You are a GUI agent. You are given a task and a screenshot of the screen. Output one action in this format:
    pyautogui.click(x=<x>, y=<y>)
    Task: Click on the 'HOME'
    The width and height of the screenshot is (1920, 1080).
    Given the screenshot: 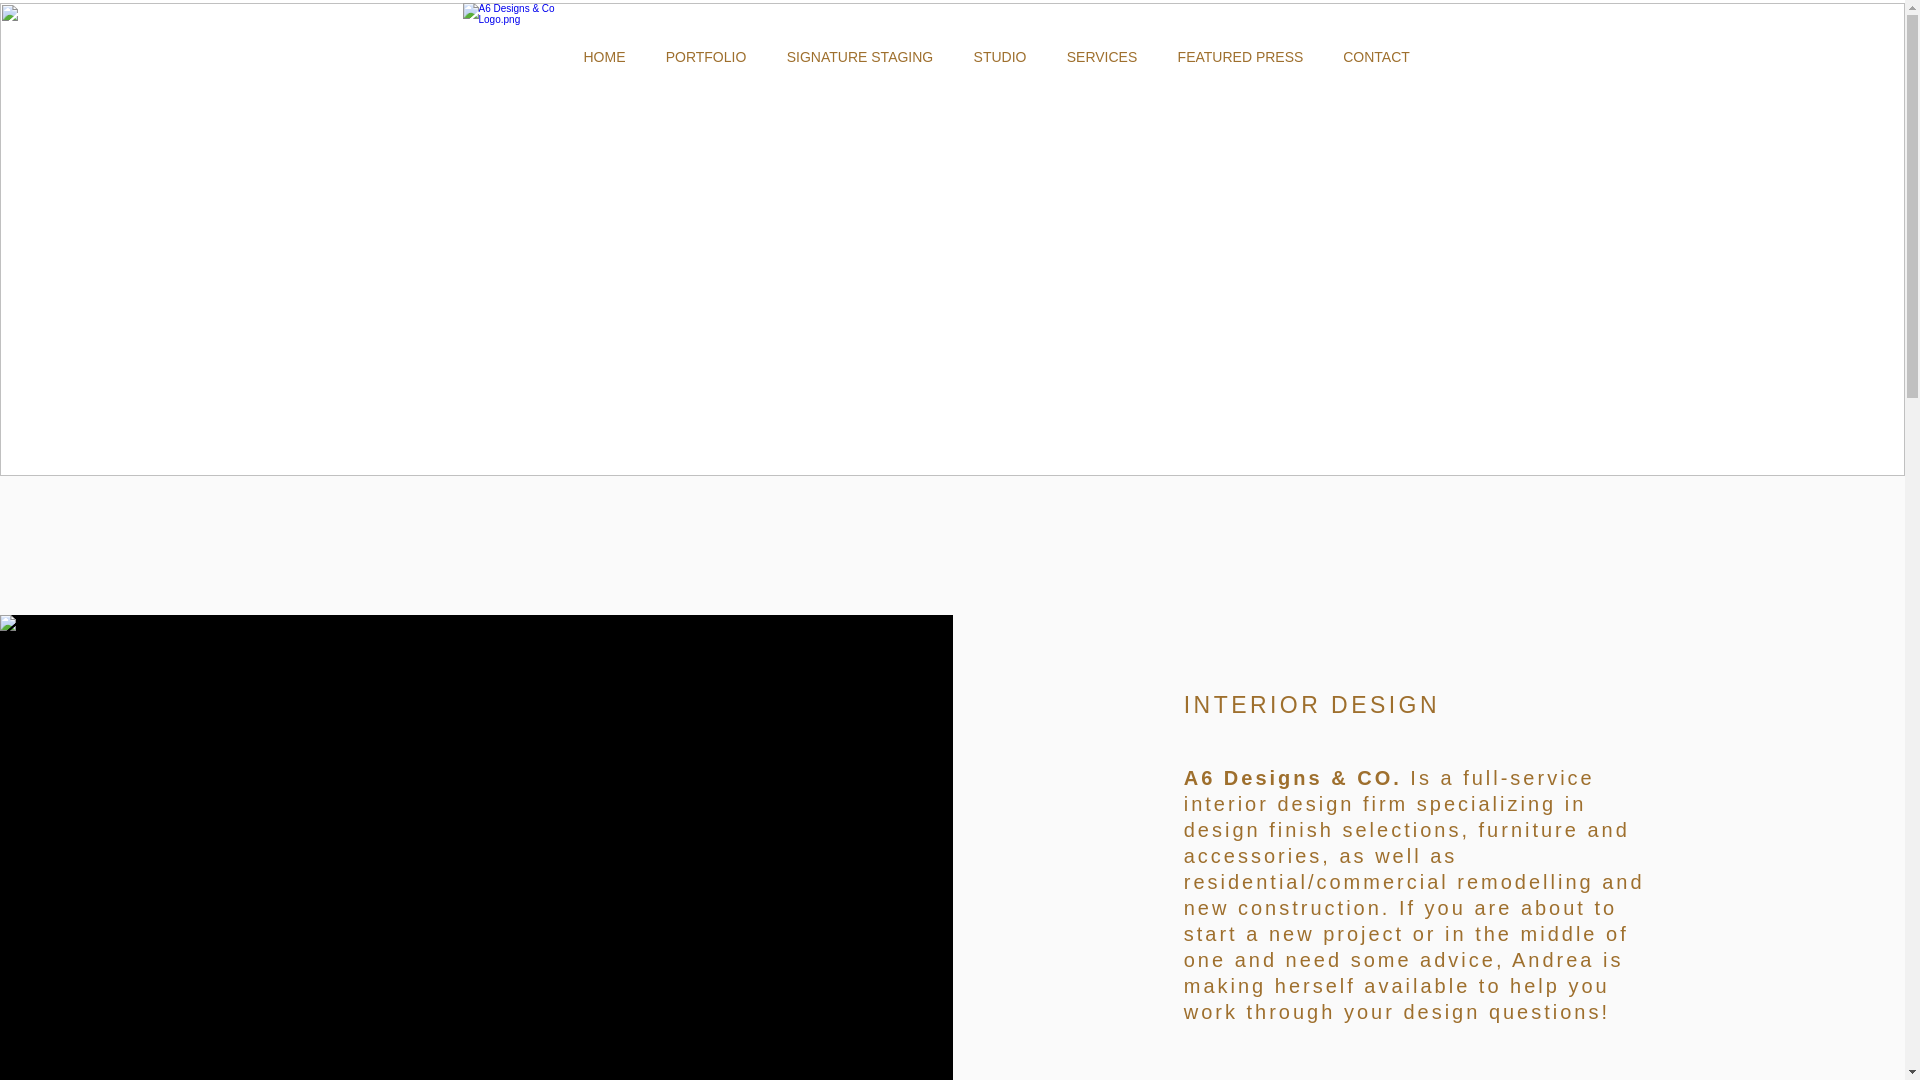 What is the action you would take?
    pyautogui.click(x=603, y=56)
    